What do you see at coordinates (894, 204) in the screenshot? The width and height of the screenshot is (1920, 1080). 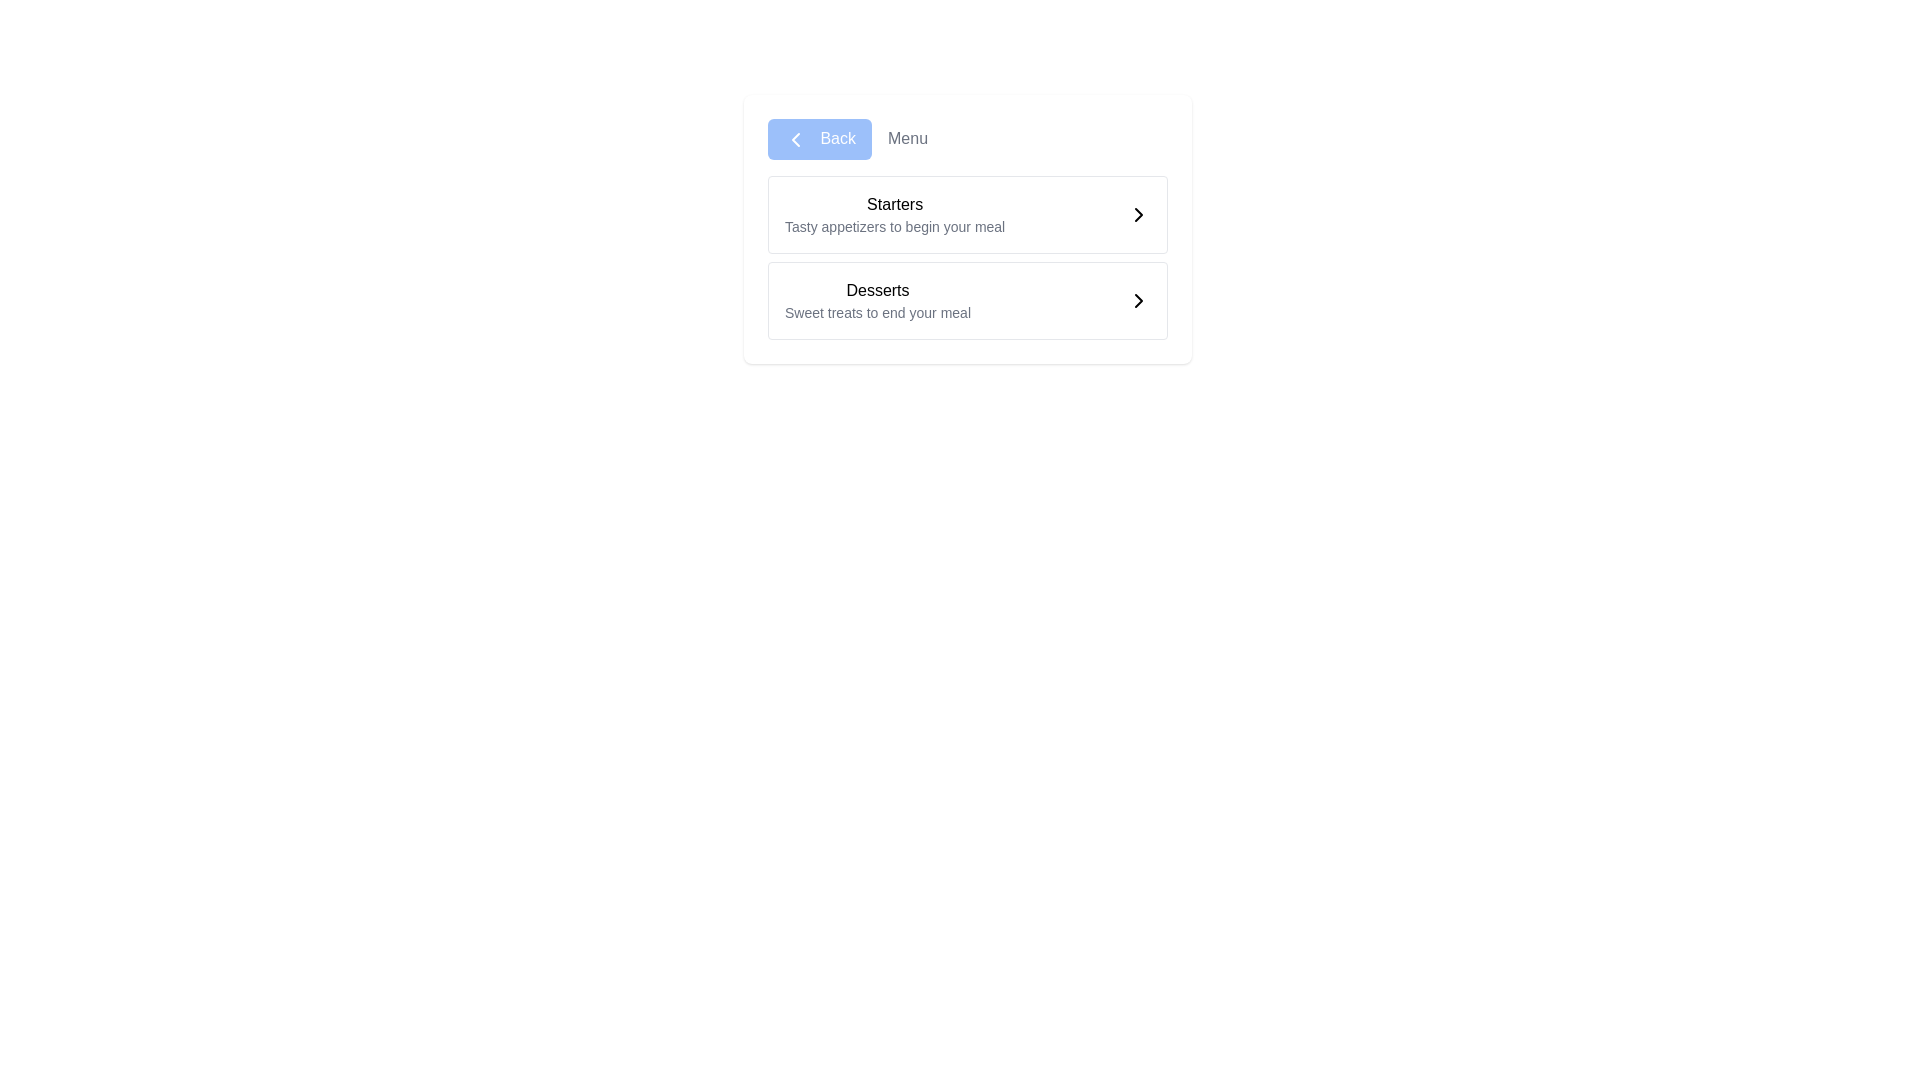 I see `the header text label that indicates the type of menu items in the section above 'Tasty appetizers to begin your meal', which is centered in the box labeled 'Starters'` at bounding box center [894, 204].